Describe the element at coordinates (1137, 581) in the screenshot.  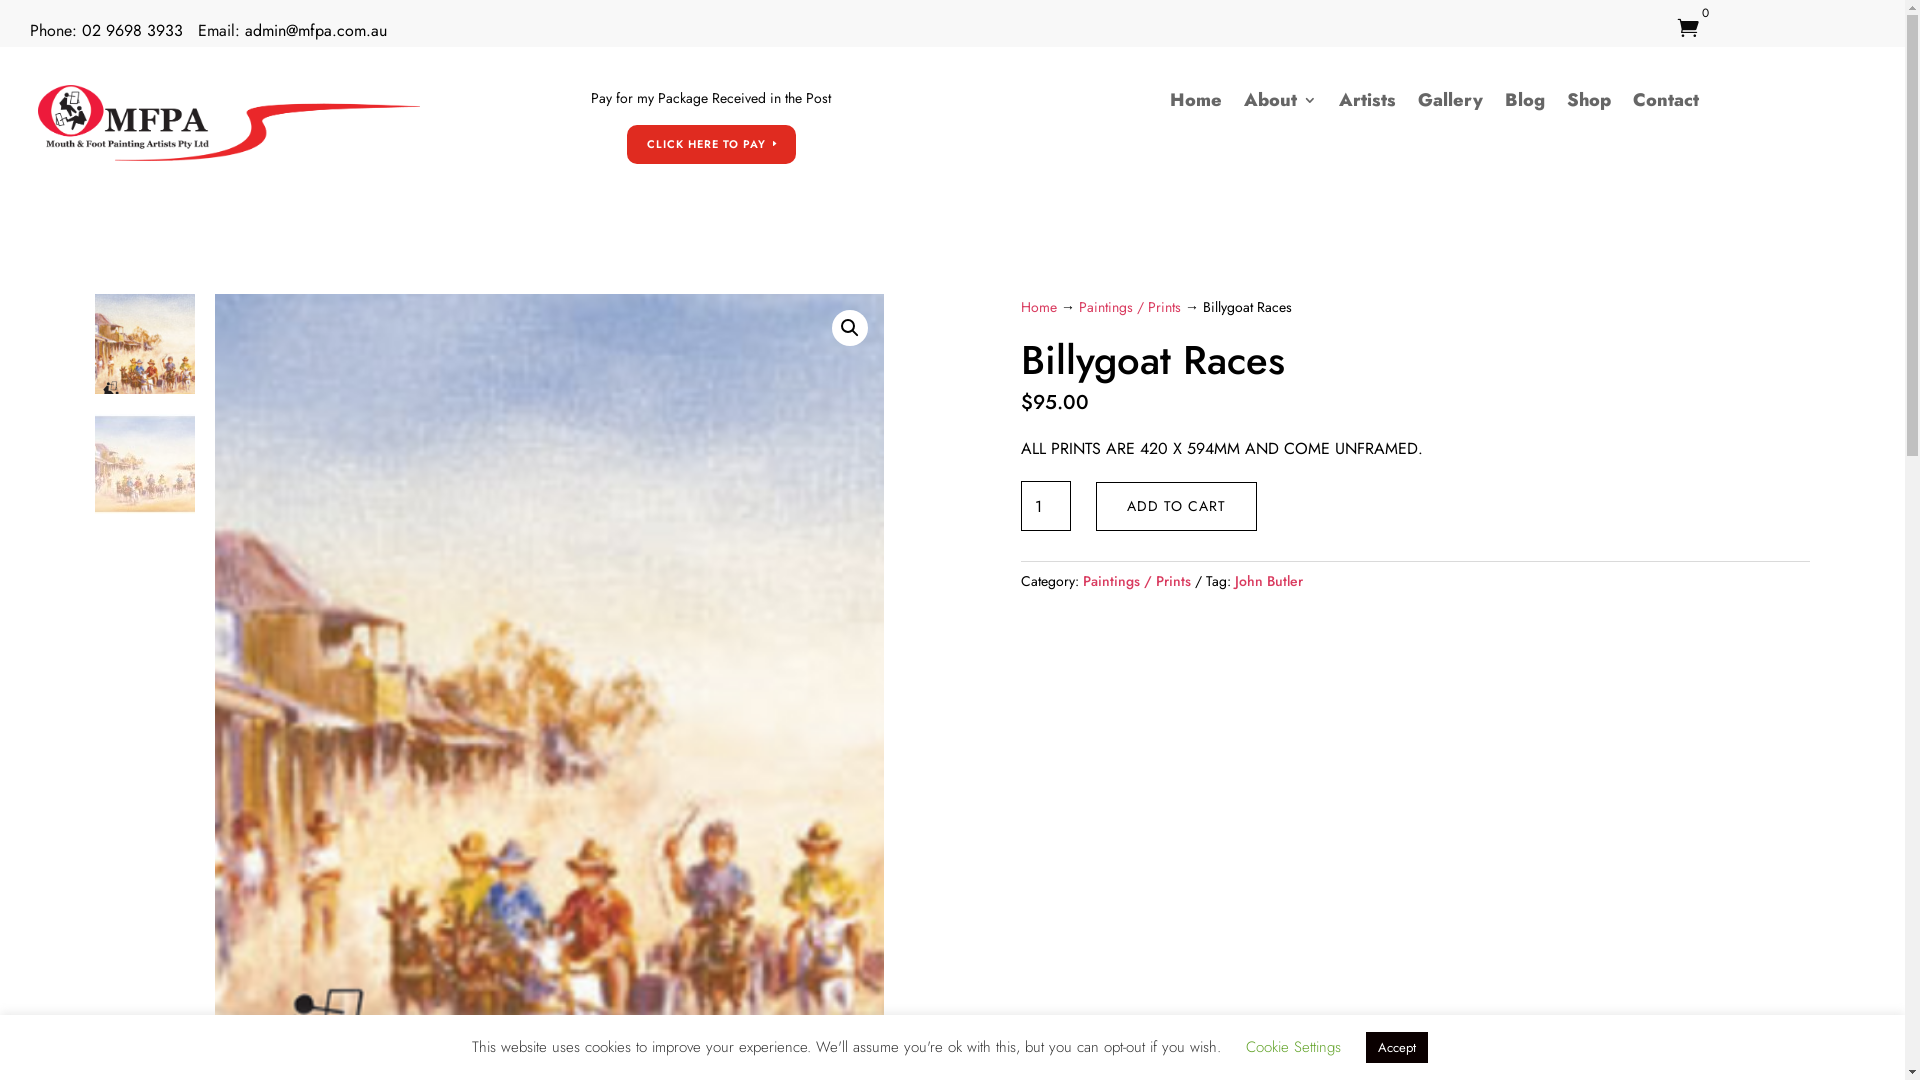
I see `'Paintings / Prints'` at that location.